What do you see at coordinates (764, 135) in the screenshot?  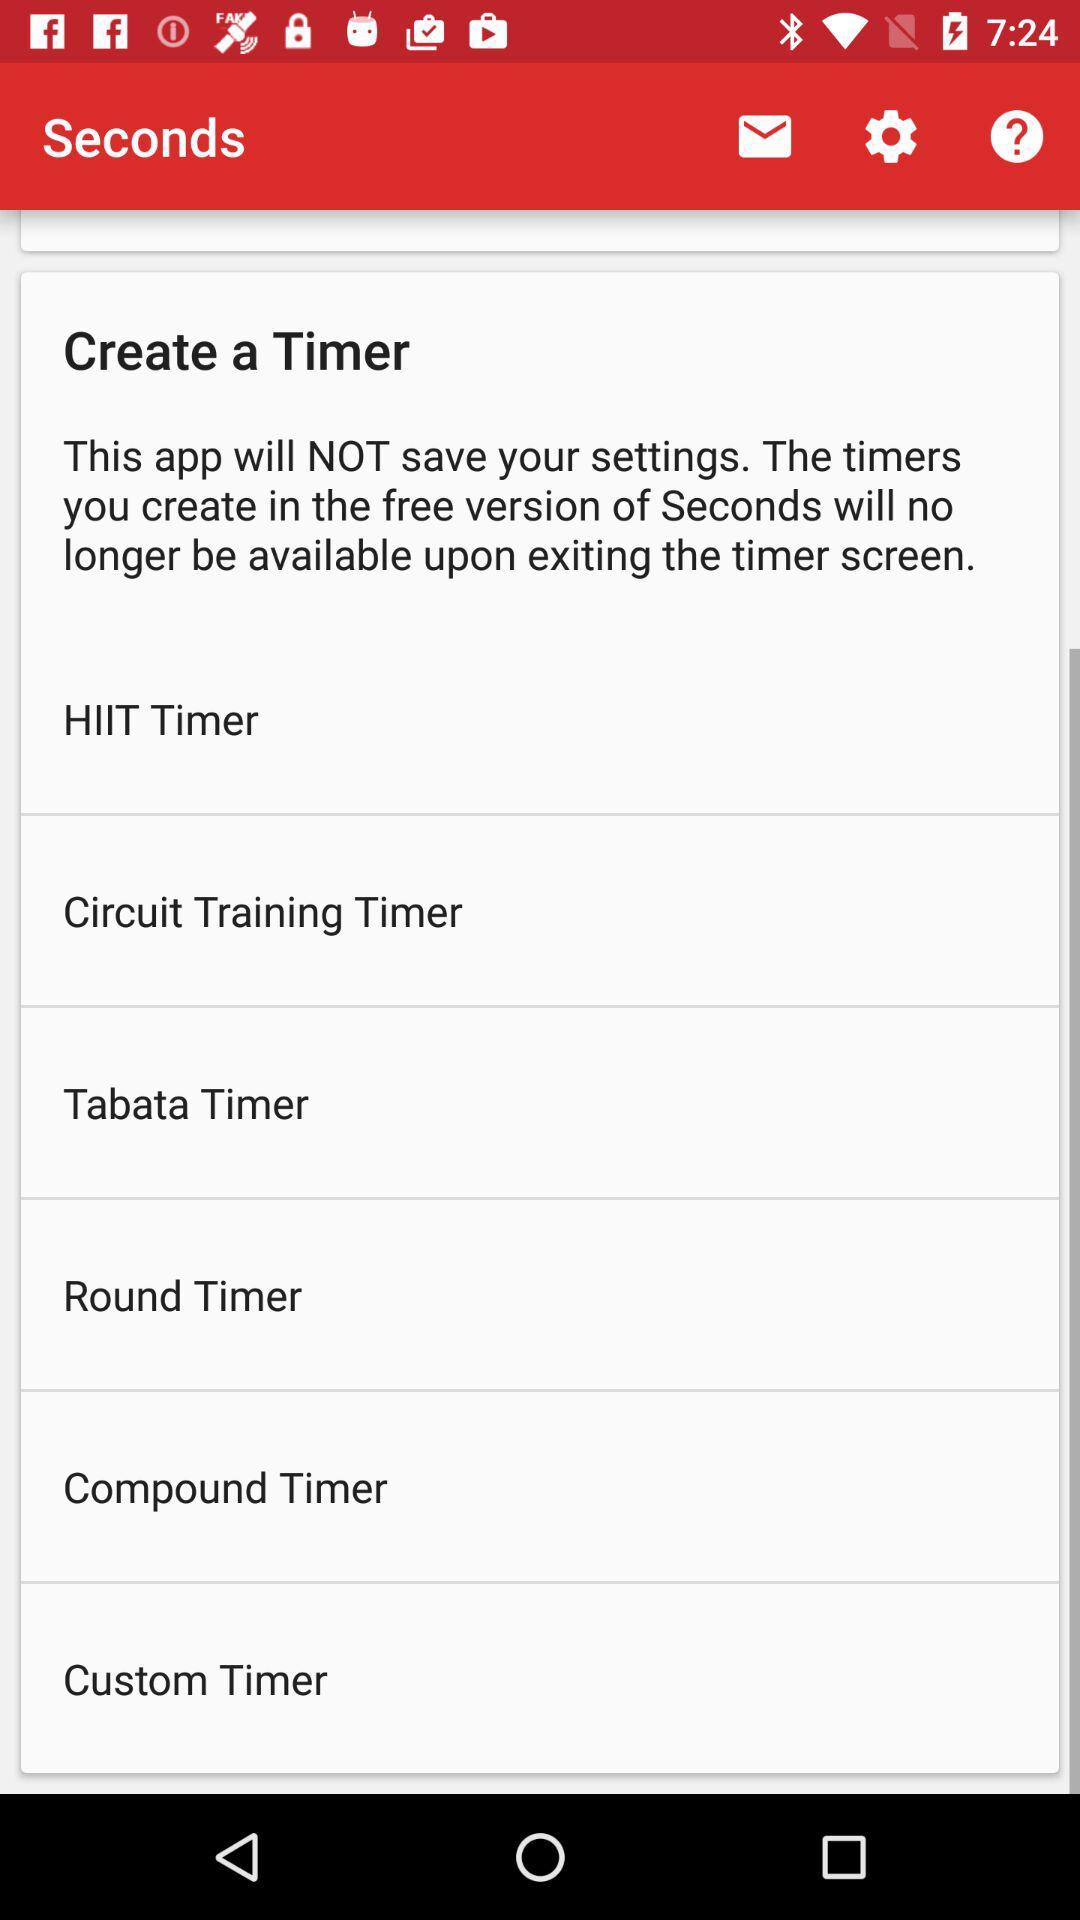 I see `icon above the create a timer item` at bounding box center [764, 135].